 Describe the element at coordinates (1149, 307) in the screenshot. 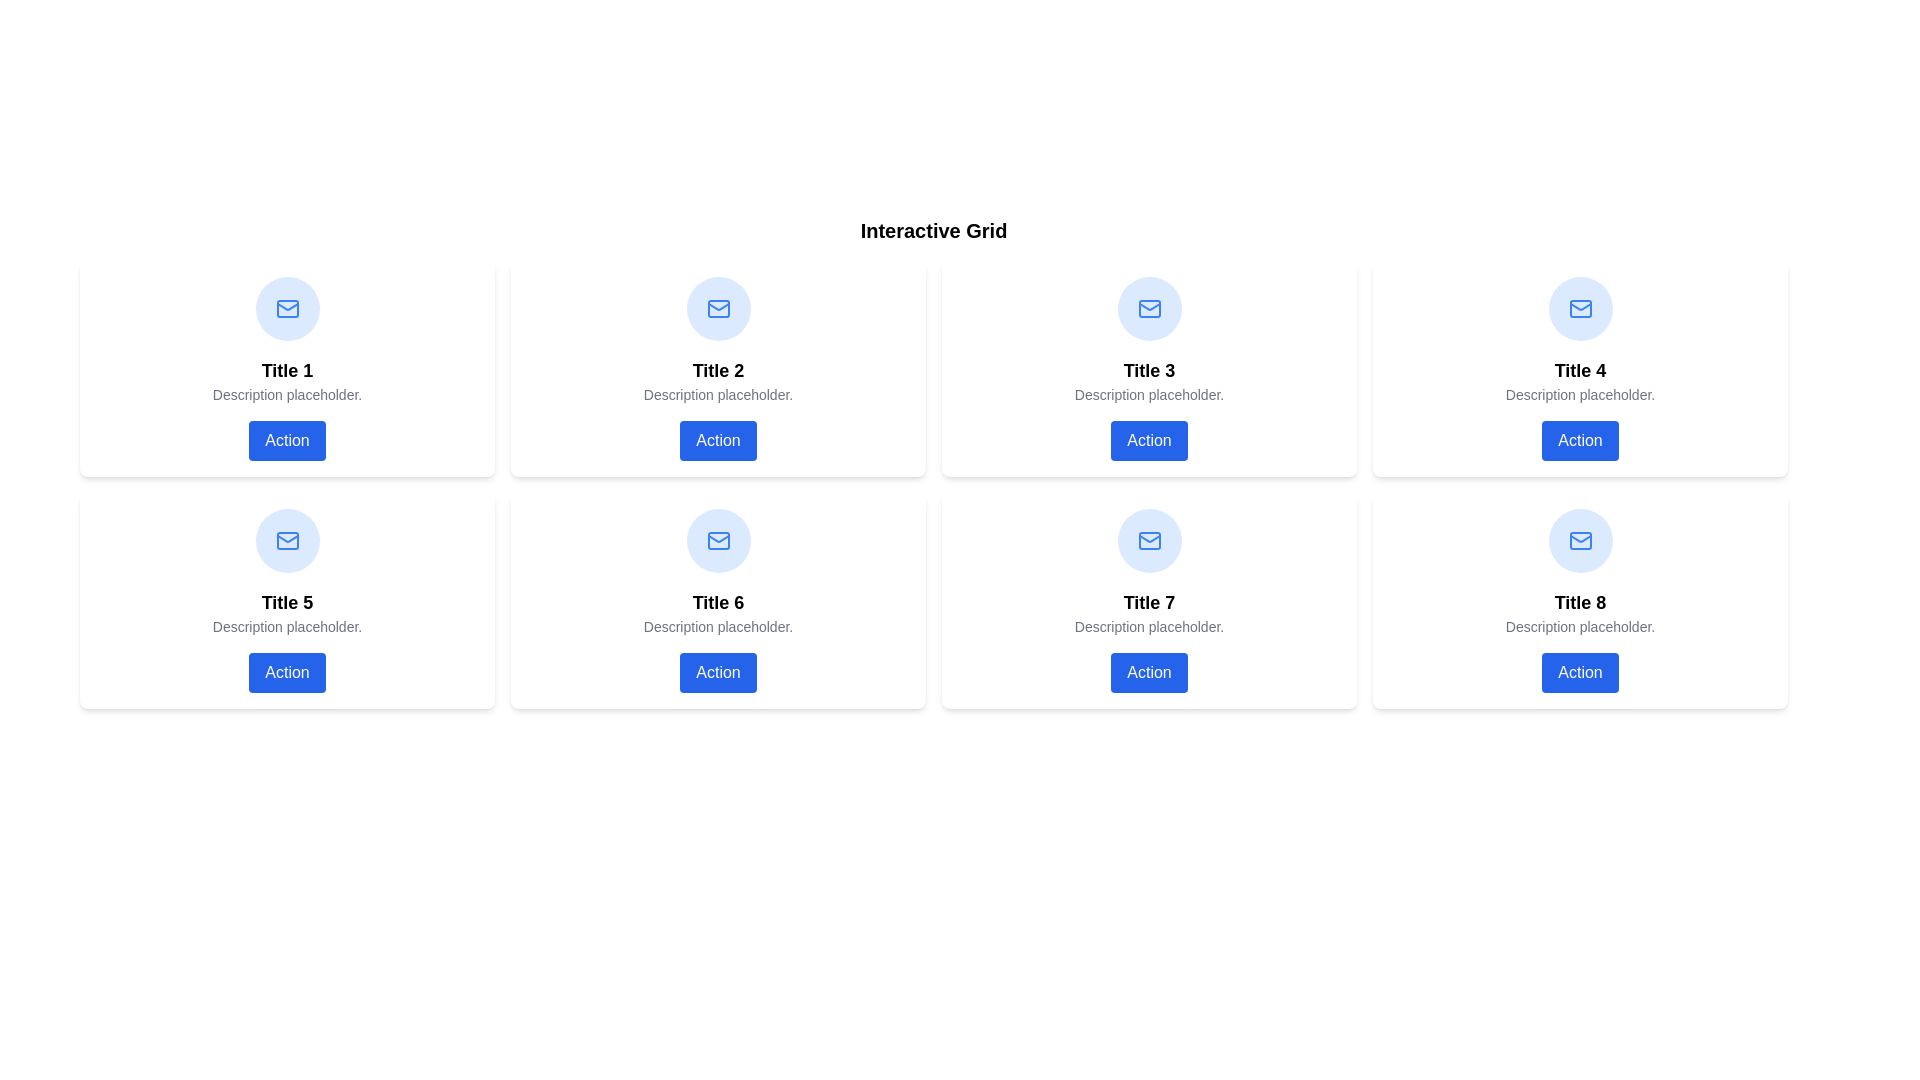

I see `the mail icon represented by an SVG with a blue stroke color, located at the top center of the card labeled 'Title 7'` at that location.